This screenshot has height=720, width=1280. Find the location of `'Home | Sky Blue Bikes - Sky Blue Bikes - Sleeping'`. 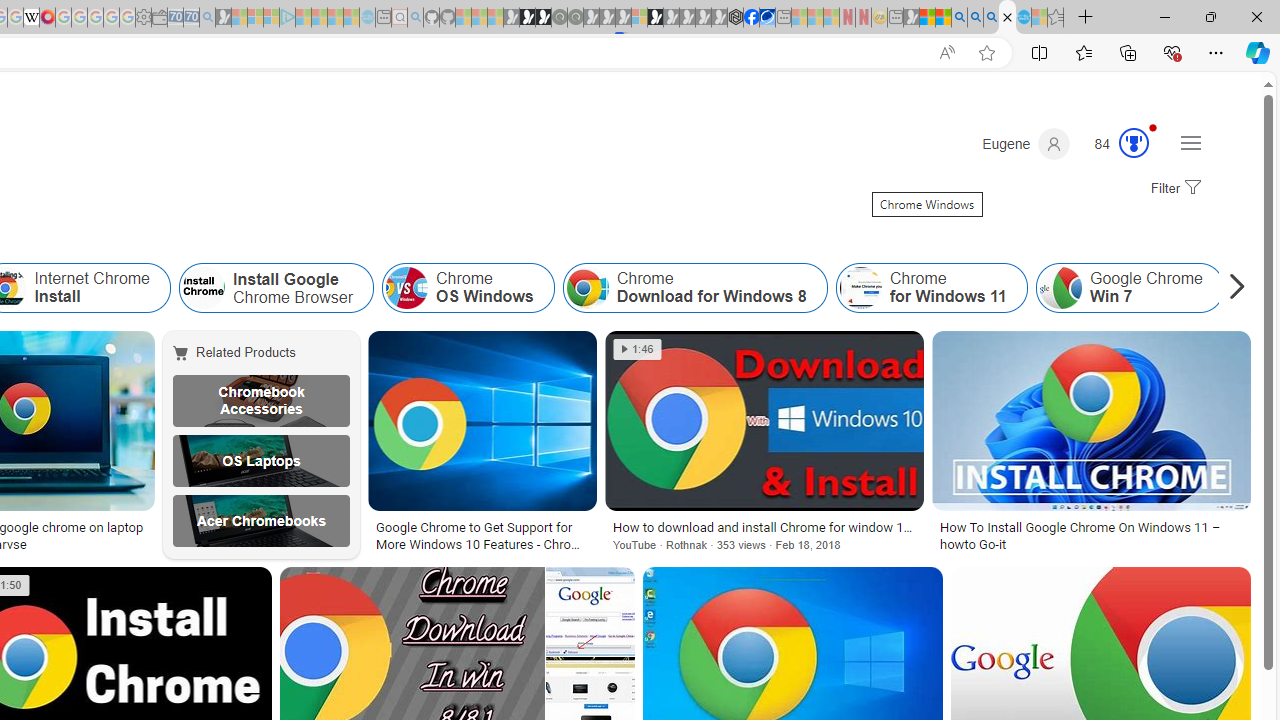

'Home | Sky Blue Bikes - Sky Blue Bikes - Sleeping' is located at coordinates (367, 17).